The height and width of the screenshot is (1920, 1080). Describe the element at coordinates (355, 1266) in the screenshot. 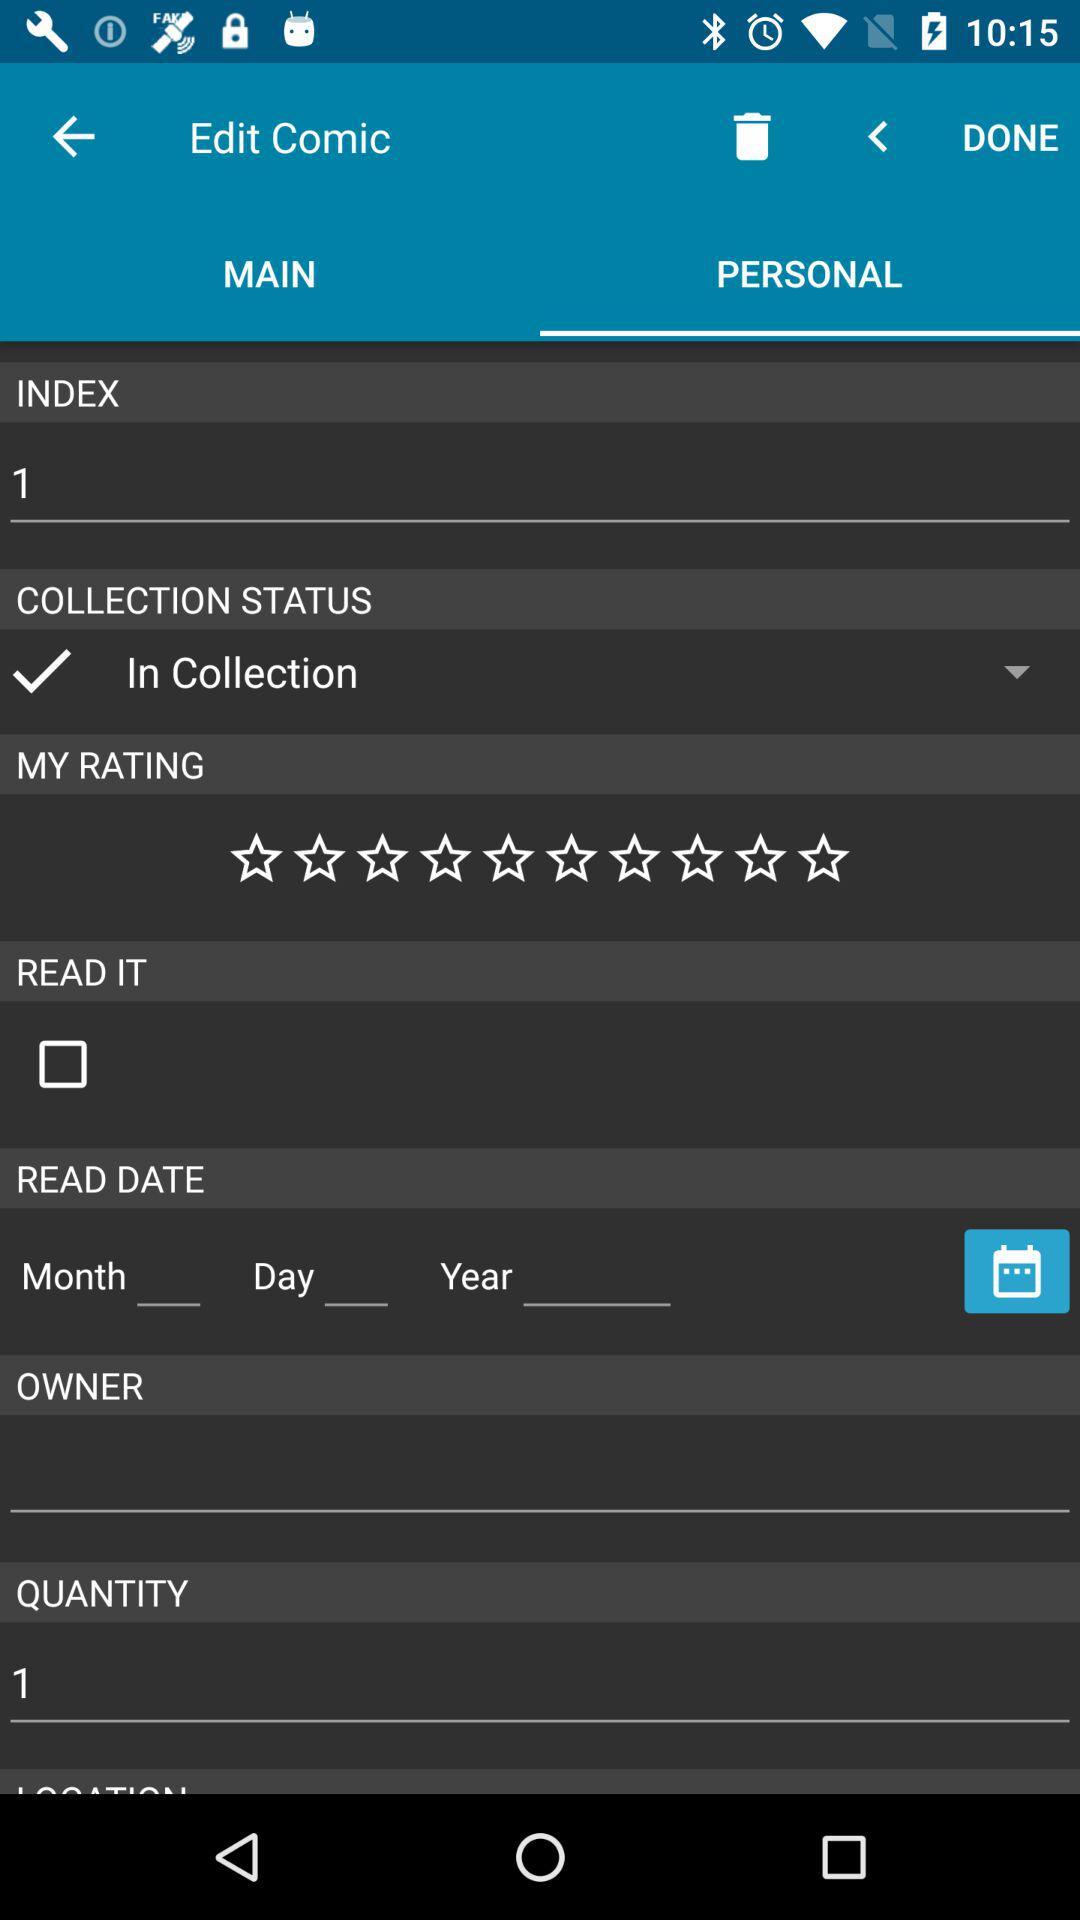

I see `allow text input` at that location.